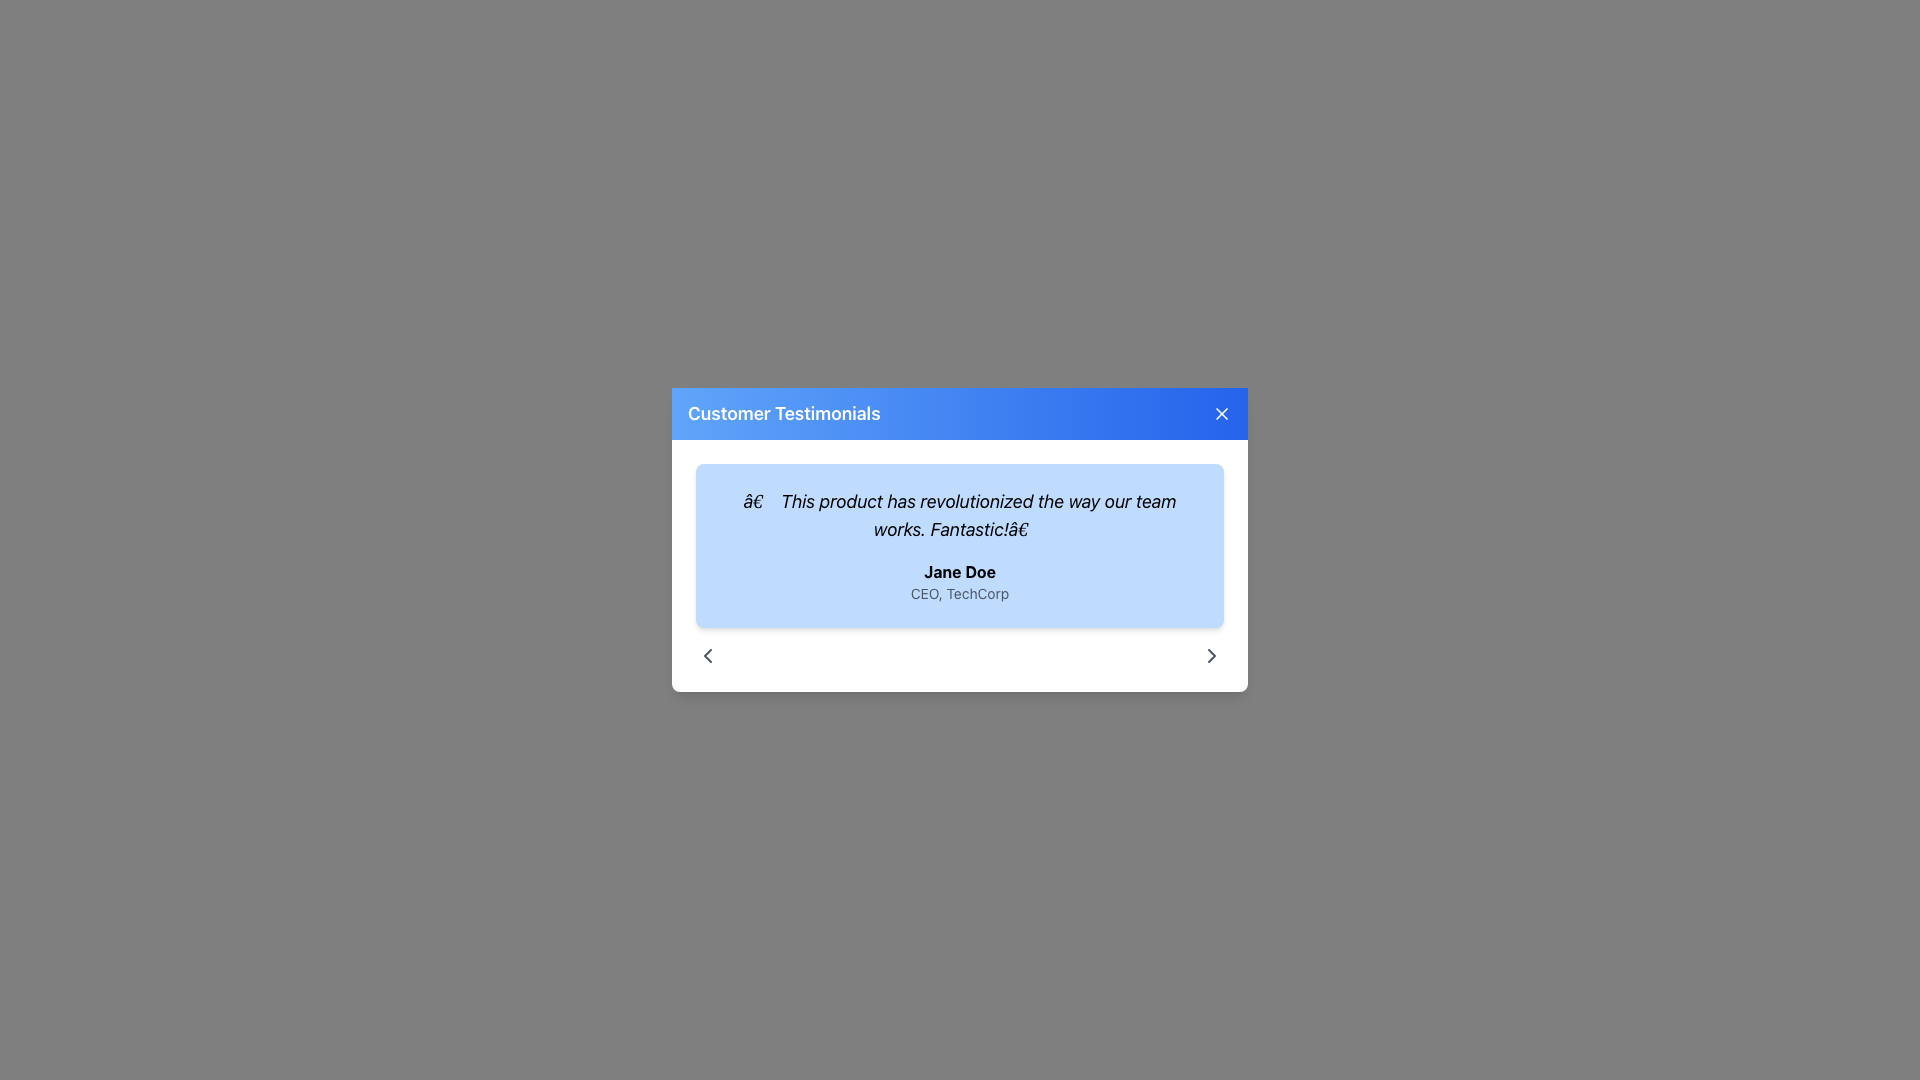  Describe the element at coordinates (1210, 655) in the screenshot. I see `the navigation icon located at the bottom-right corner of the pop-up to proceed to the next item in the sequence` at that location.